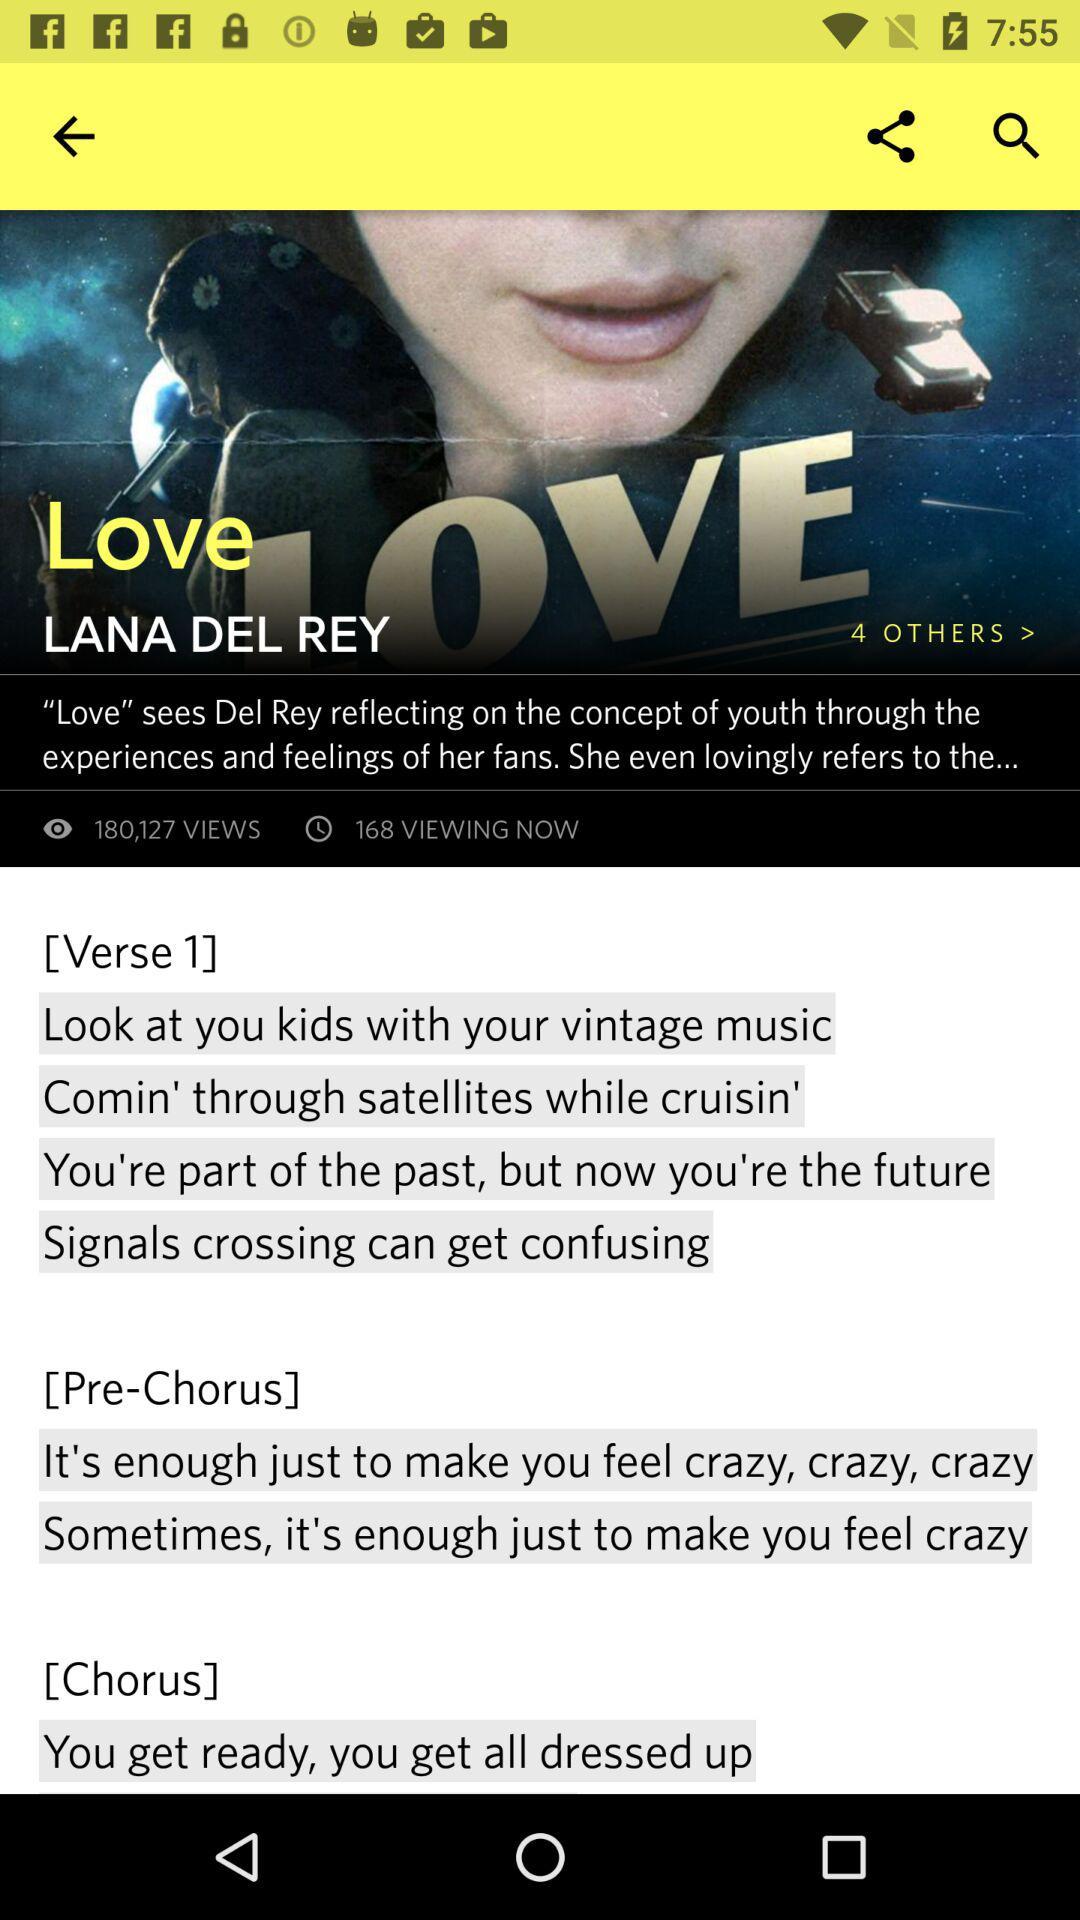 Image resolution: width=1080 pixels, height=1920 pixels. I want to click on icon below love, so click(943, 631).